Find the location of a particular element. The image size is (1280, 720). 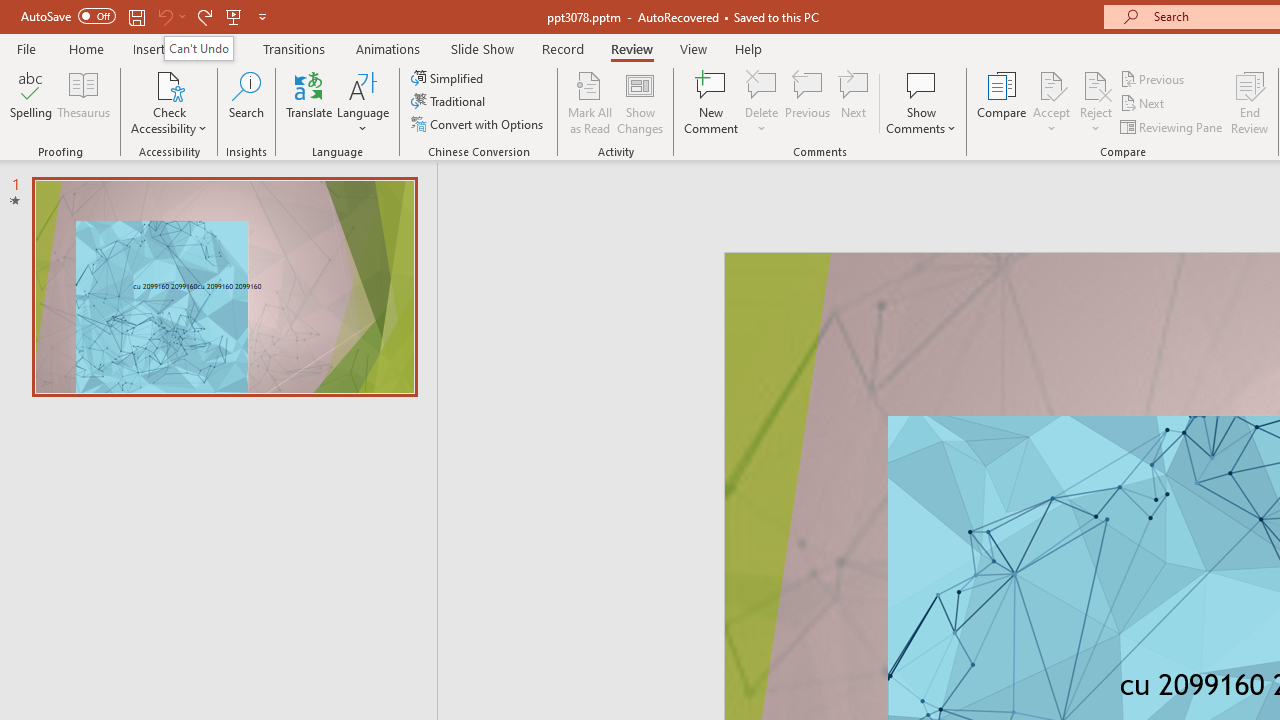

'Thesaurus...' is located at coordinates (82, 103).